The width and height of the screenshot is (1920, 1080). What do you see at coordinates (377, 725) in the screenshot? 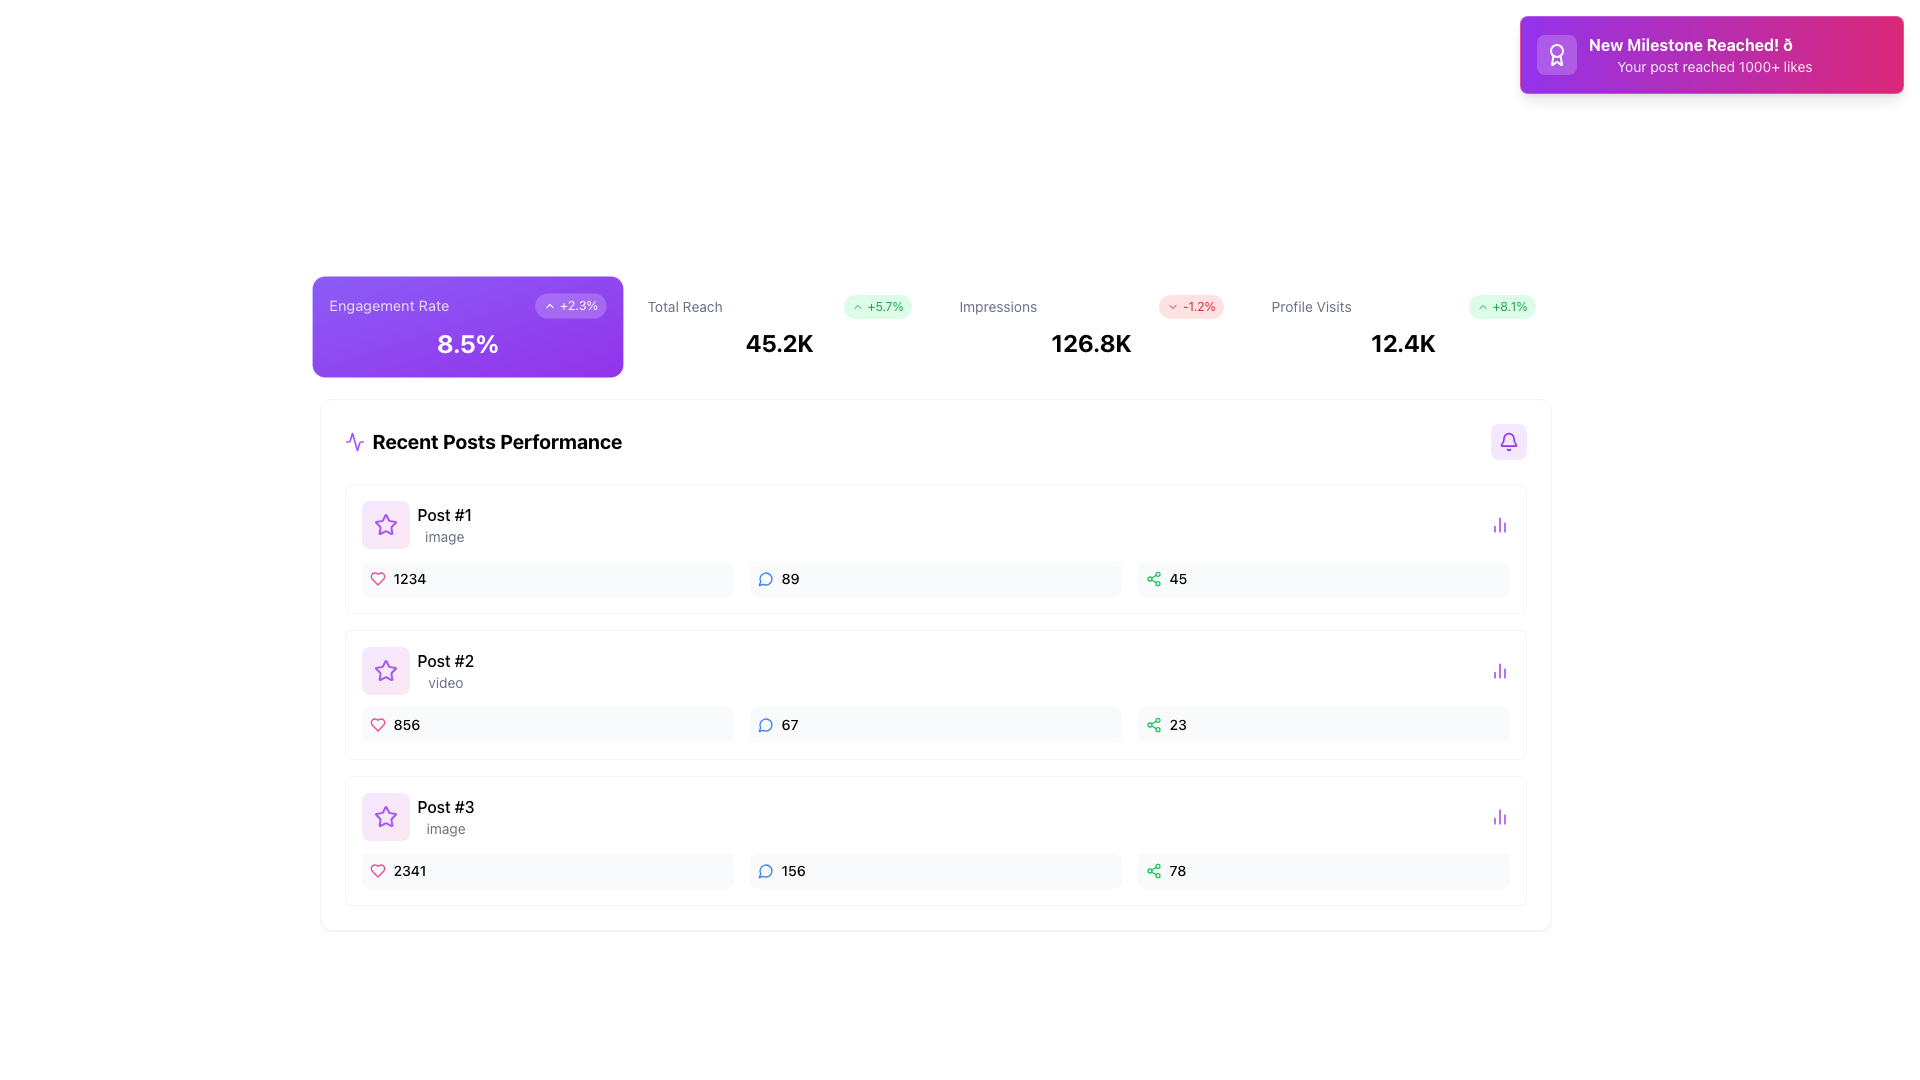
I see `the heart-shaped icon used for likes or favorites located in the second row of the 'Recent Posts Performance' section, positioned left of the numerical text indicating interactions` at bounding box center [377, 725].